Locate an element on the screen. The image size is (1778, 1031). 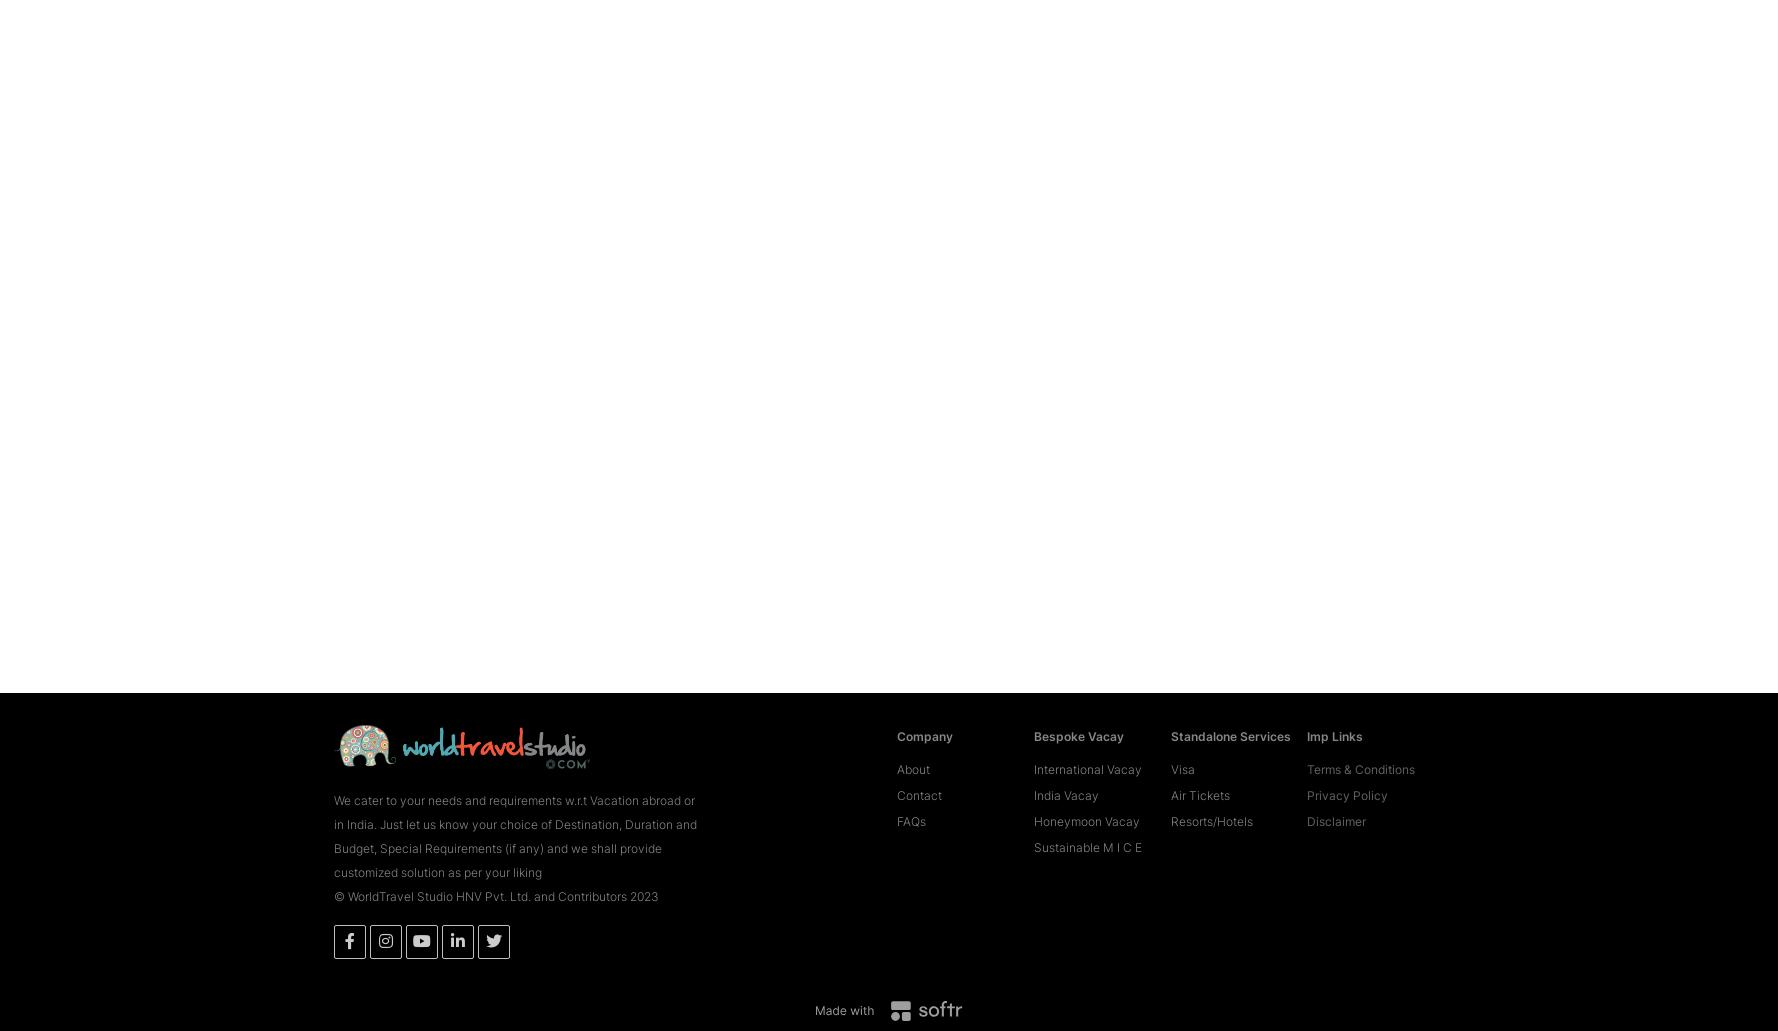
'Standalone Services' is located at coordinates (1169, 706).